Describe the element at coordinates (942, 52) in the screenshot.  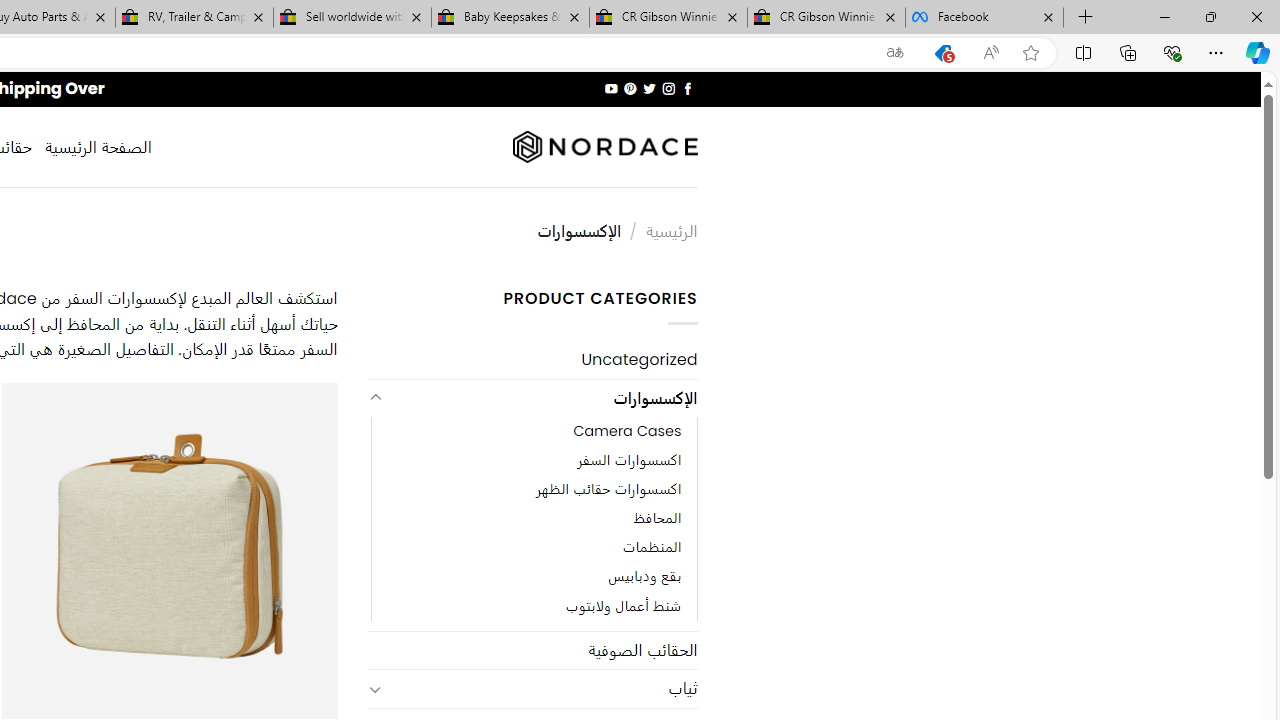
I see `'This site has coupons! Shopping in Microsoft Edge, 5'` at that location.